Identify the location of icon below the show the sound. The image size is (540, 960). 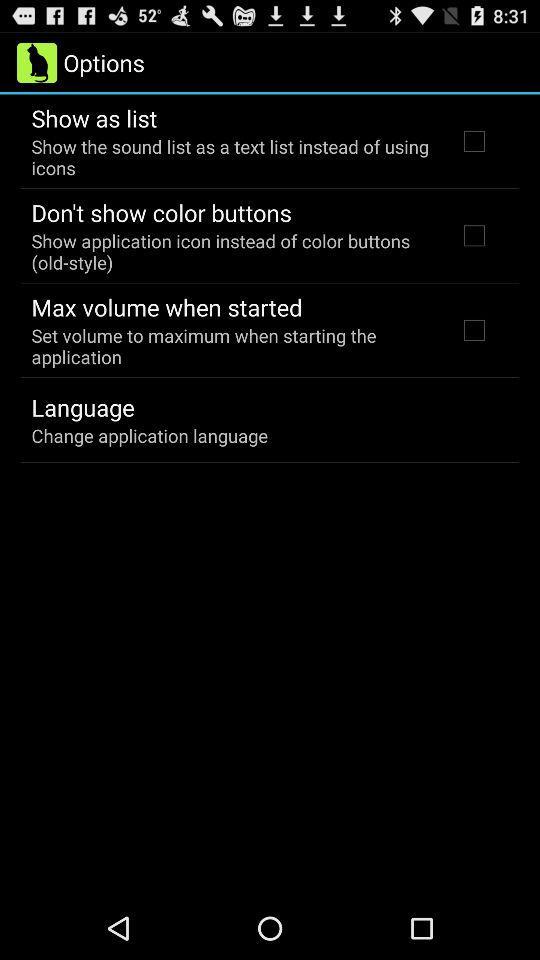
(160, 212).